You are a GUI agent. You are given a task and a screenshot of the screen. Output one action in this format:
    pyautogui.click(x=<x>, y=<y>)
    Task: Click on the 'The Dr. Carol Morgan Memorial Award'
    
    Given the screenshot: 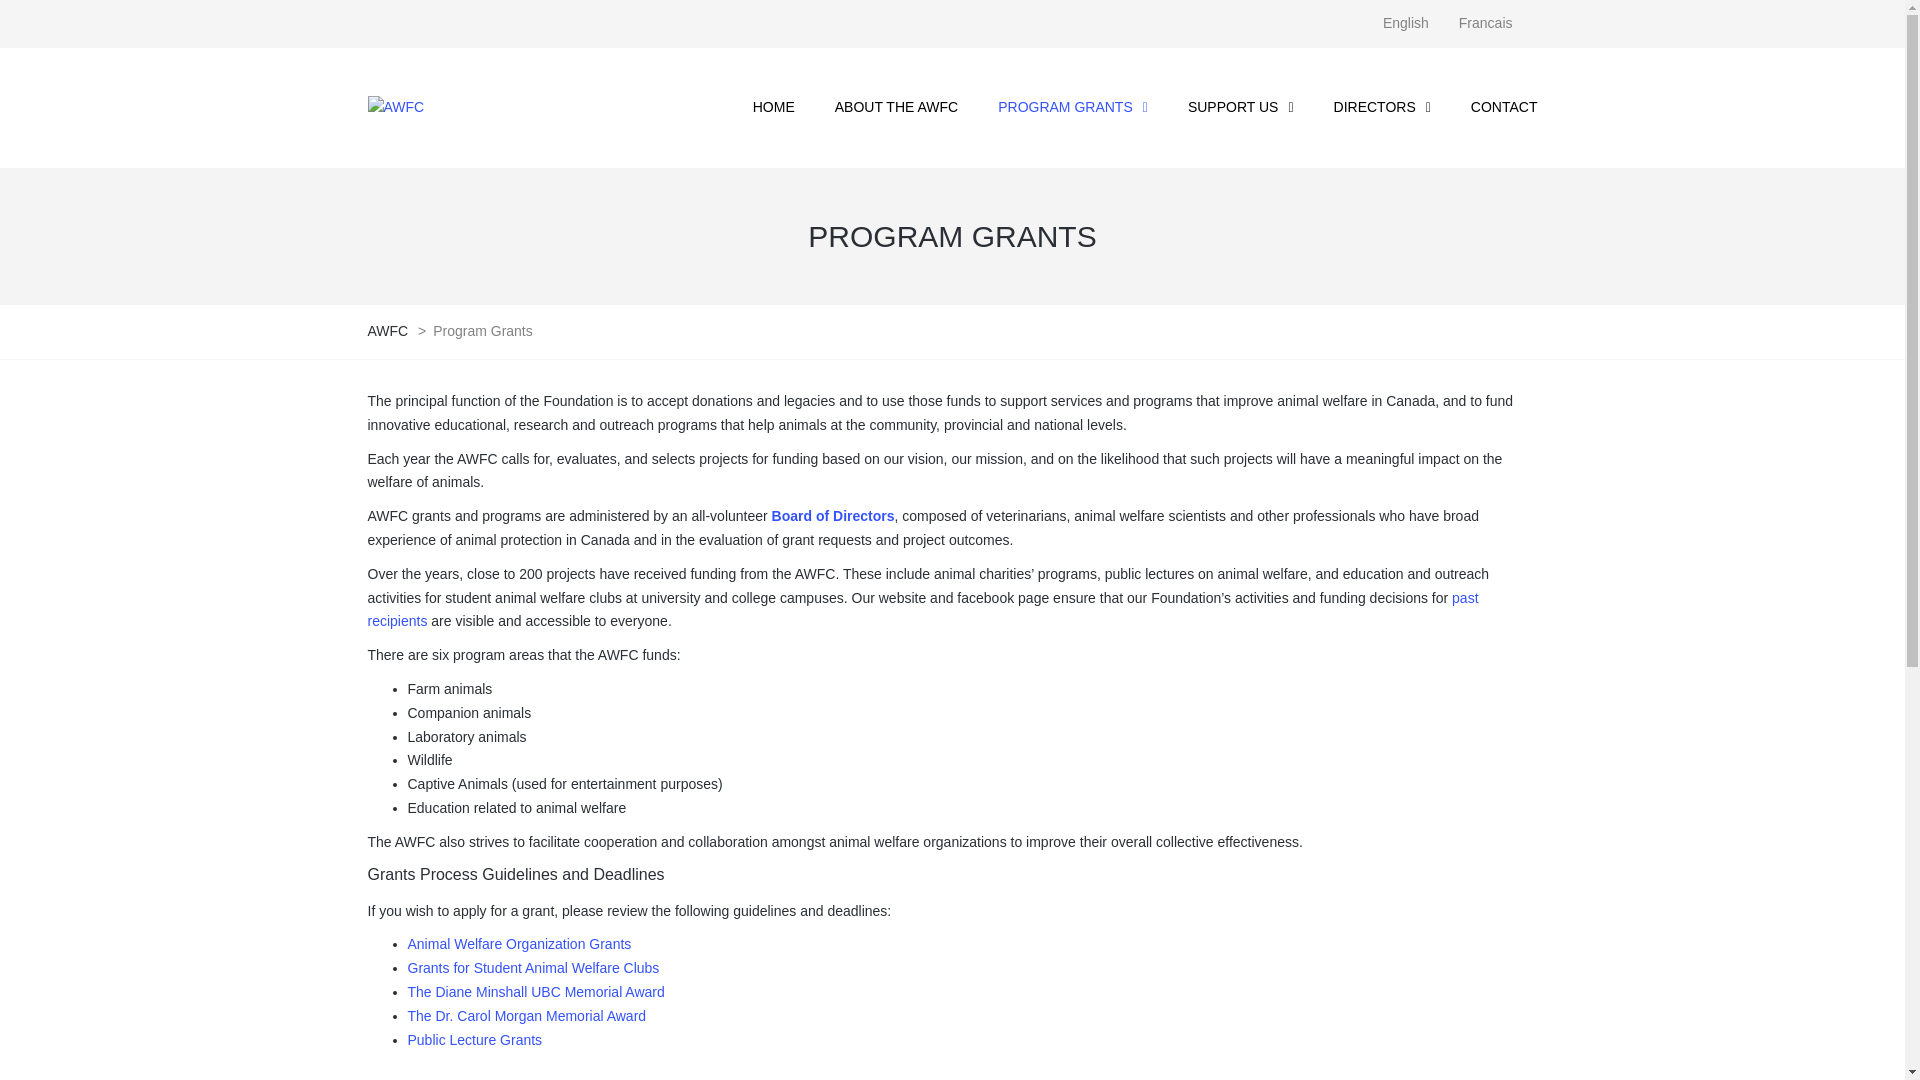 What is the action you would take?
    pyautogui.click(x=527, y=1015)
    